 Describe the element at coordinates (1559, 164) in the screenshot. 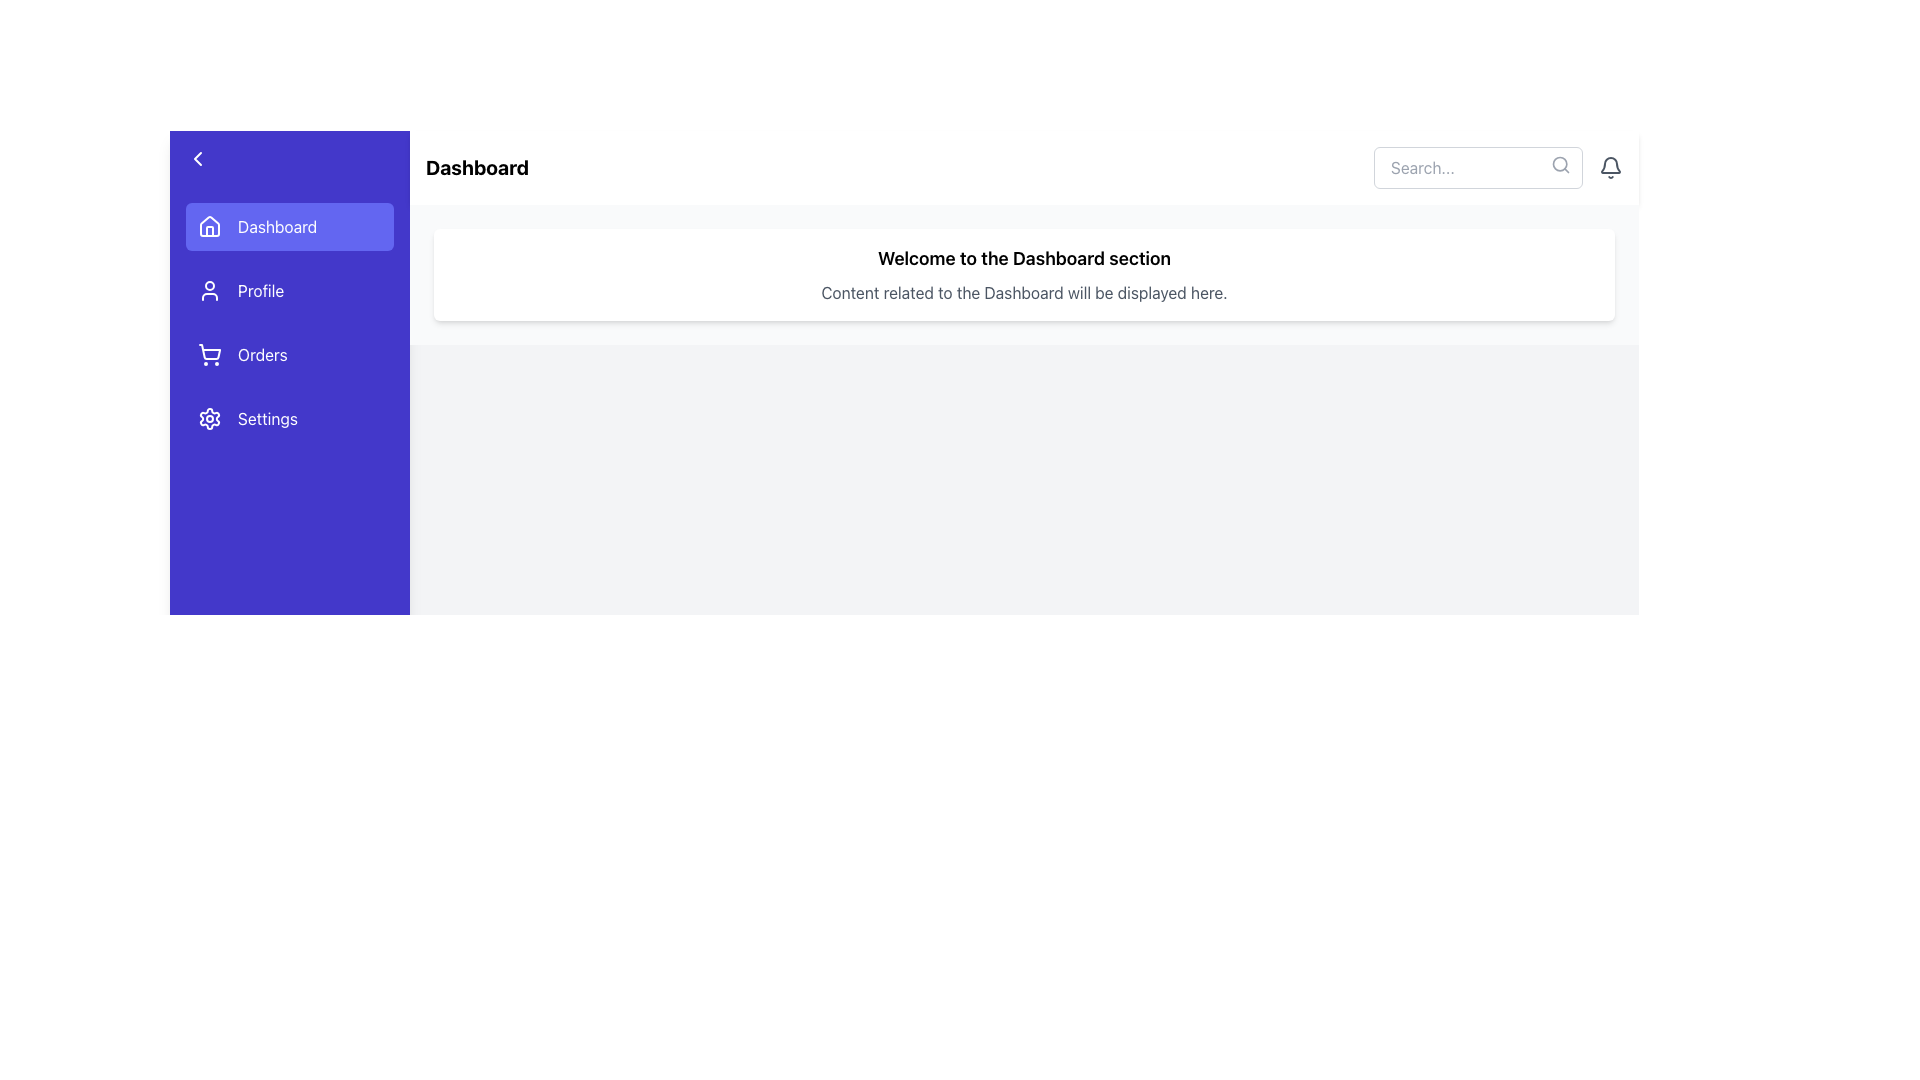

I see `the search icon styled as a magnifying glass located at the right end of the search input bar, adjacent to the 'Search...' placeholder text` at that location.